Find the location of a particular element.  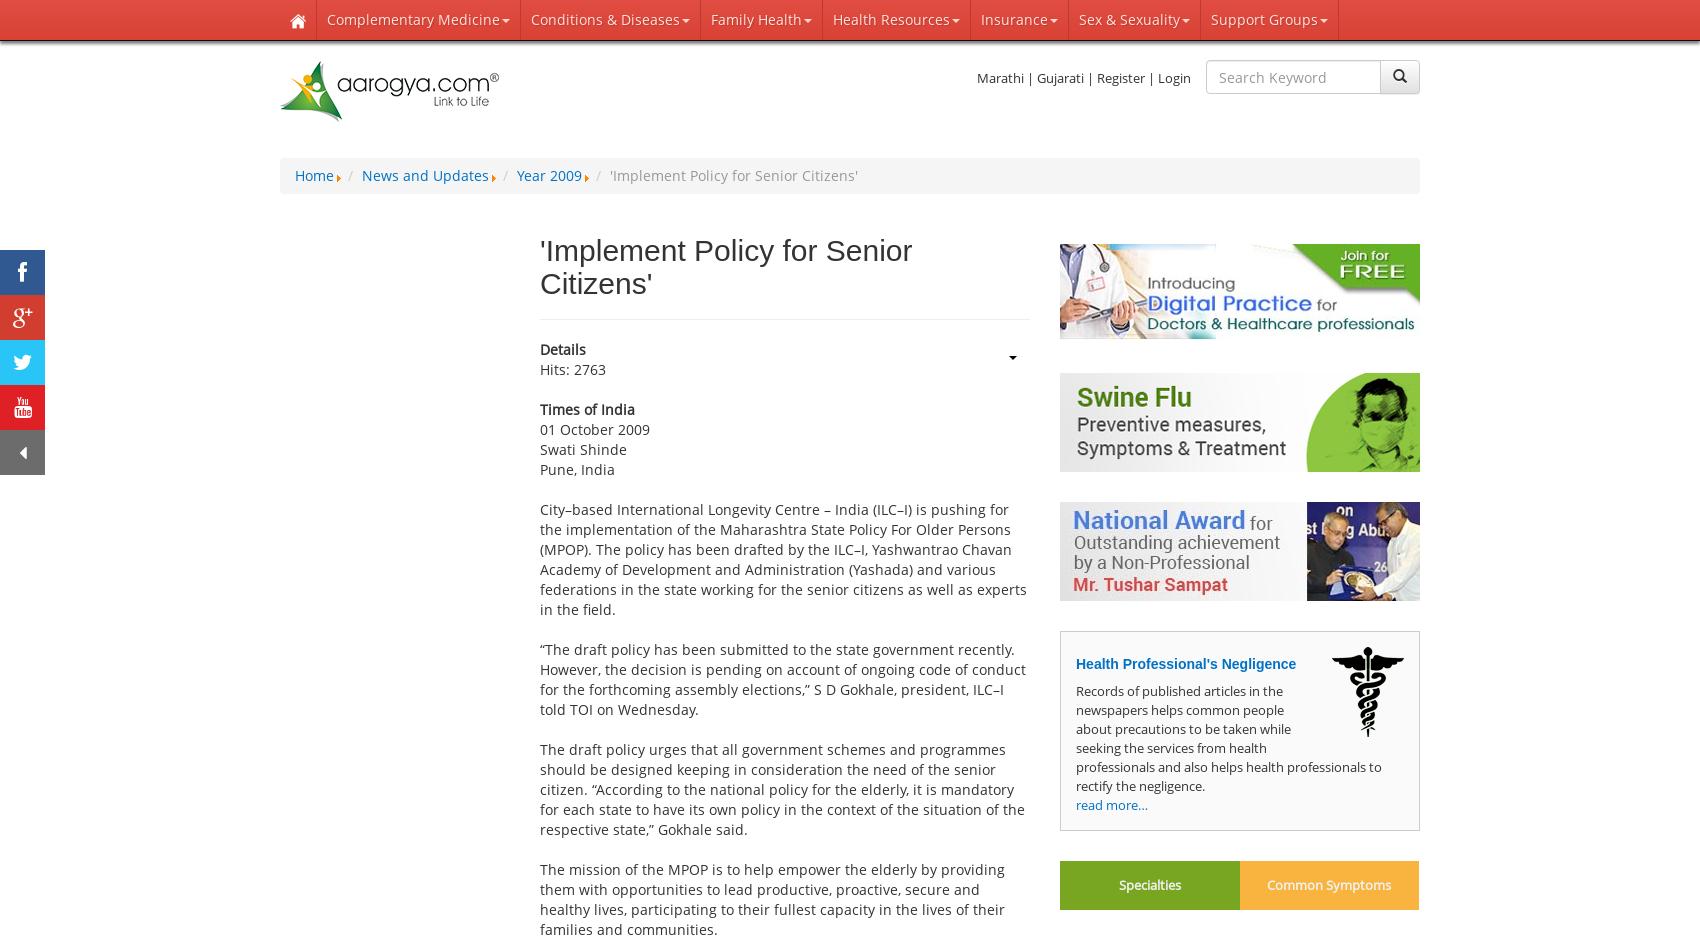

'Login' is located at coordinates (1173, 78).